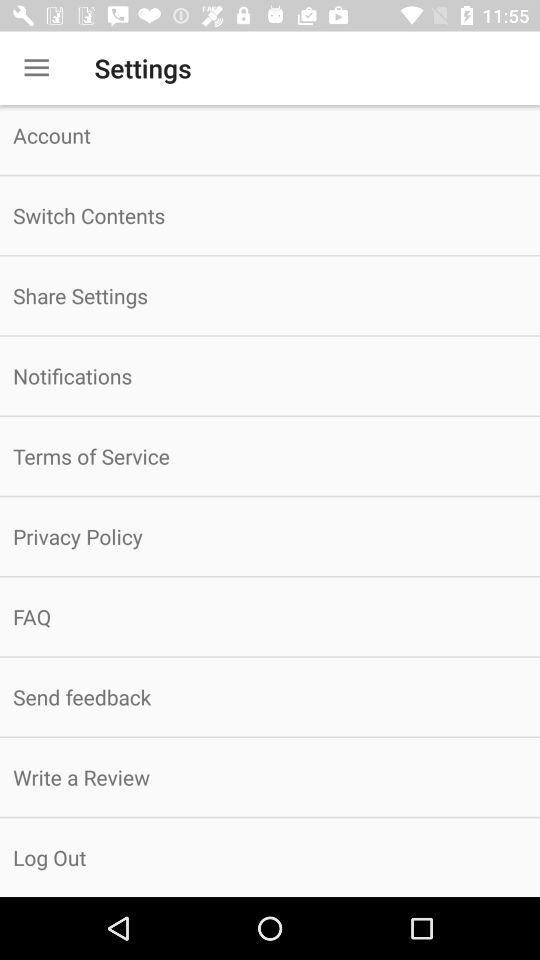  What do you see at coordinates (270, 535) in the screenshot?
I see `the item above the faq item` at bounding box center [270, 535].